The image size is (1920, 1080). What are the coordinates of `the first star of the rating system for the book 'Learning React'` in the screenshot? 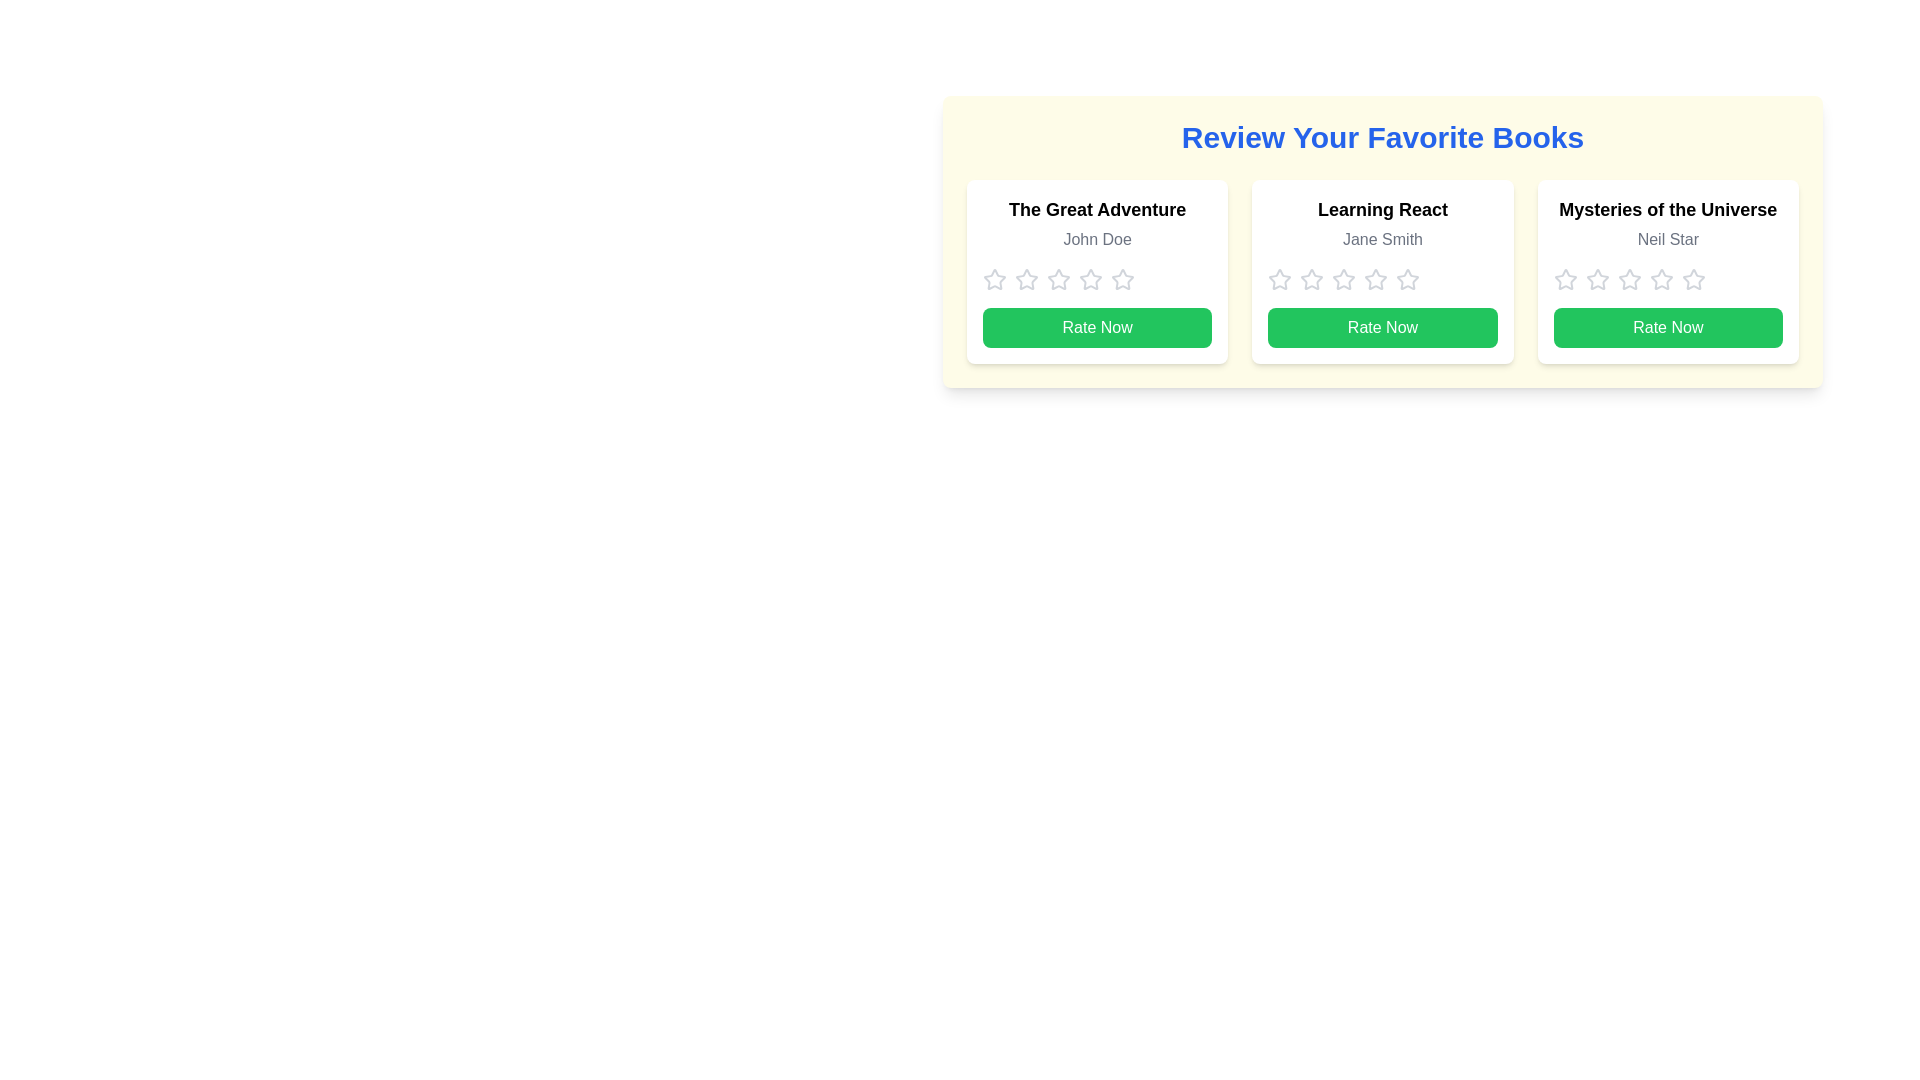 It's located at (1312, 279).